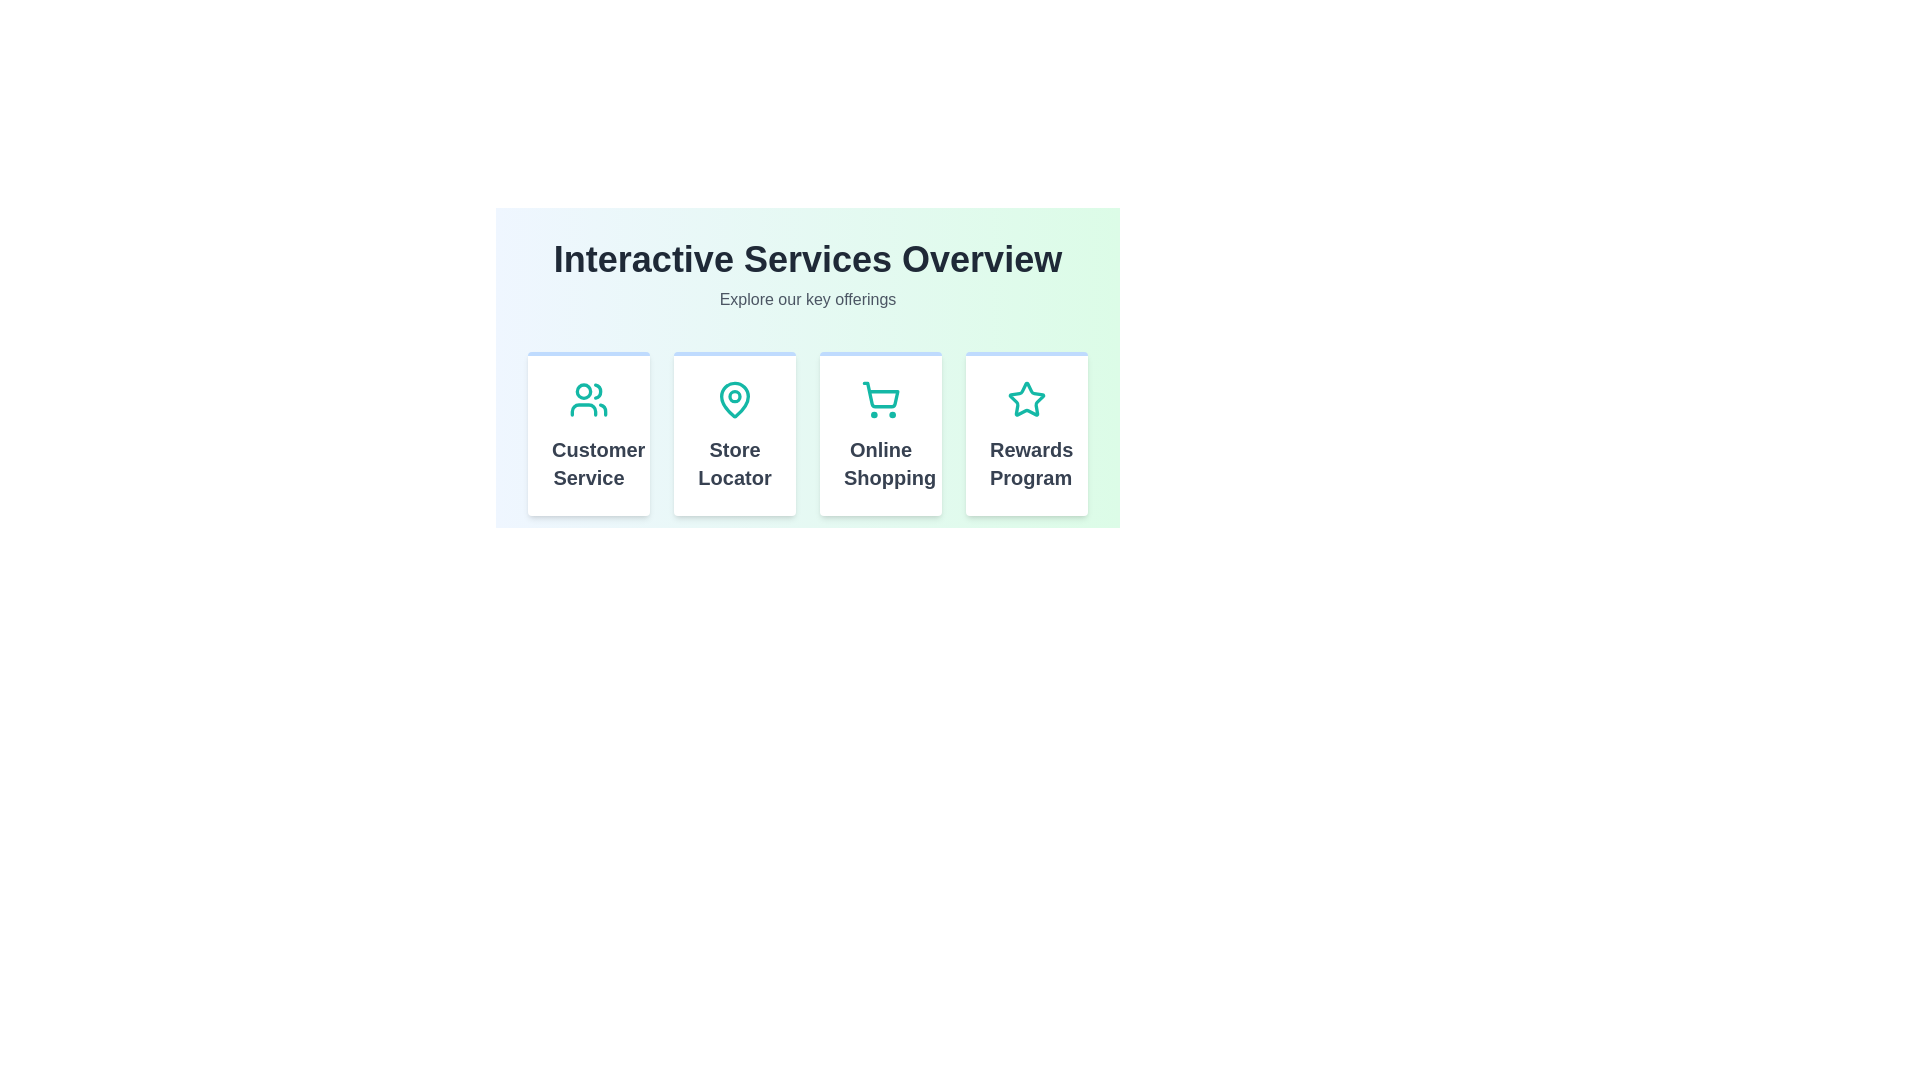  Describe the element at coordinates (880, 400) in the screenshot. I see `the online shopping icon located` at that location.